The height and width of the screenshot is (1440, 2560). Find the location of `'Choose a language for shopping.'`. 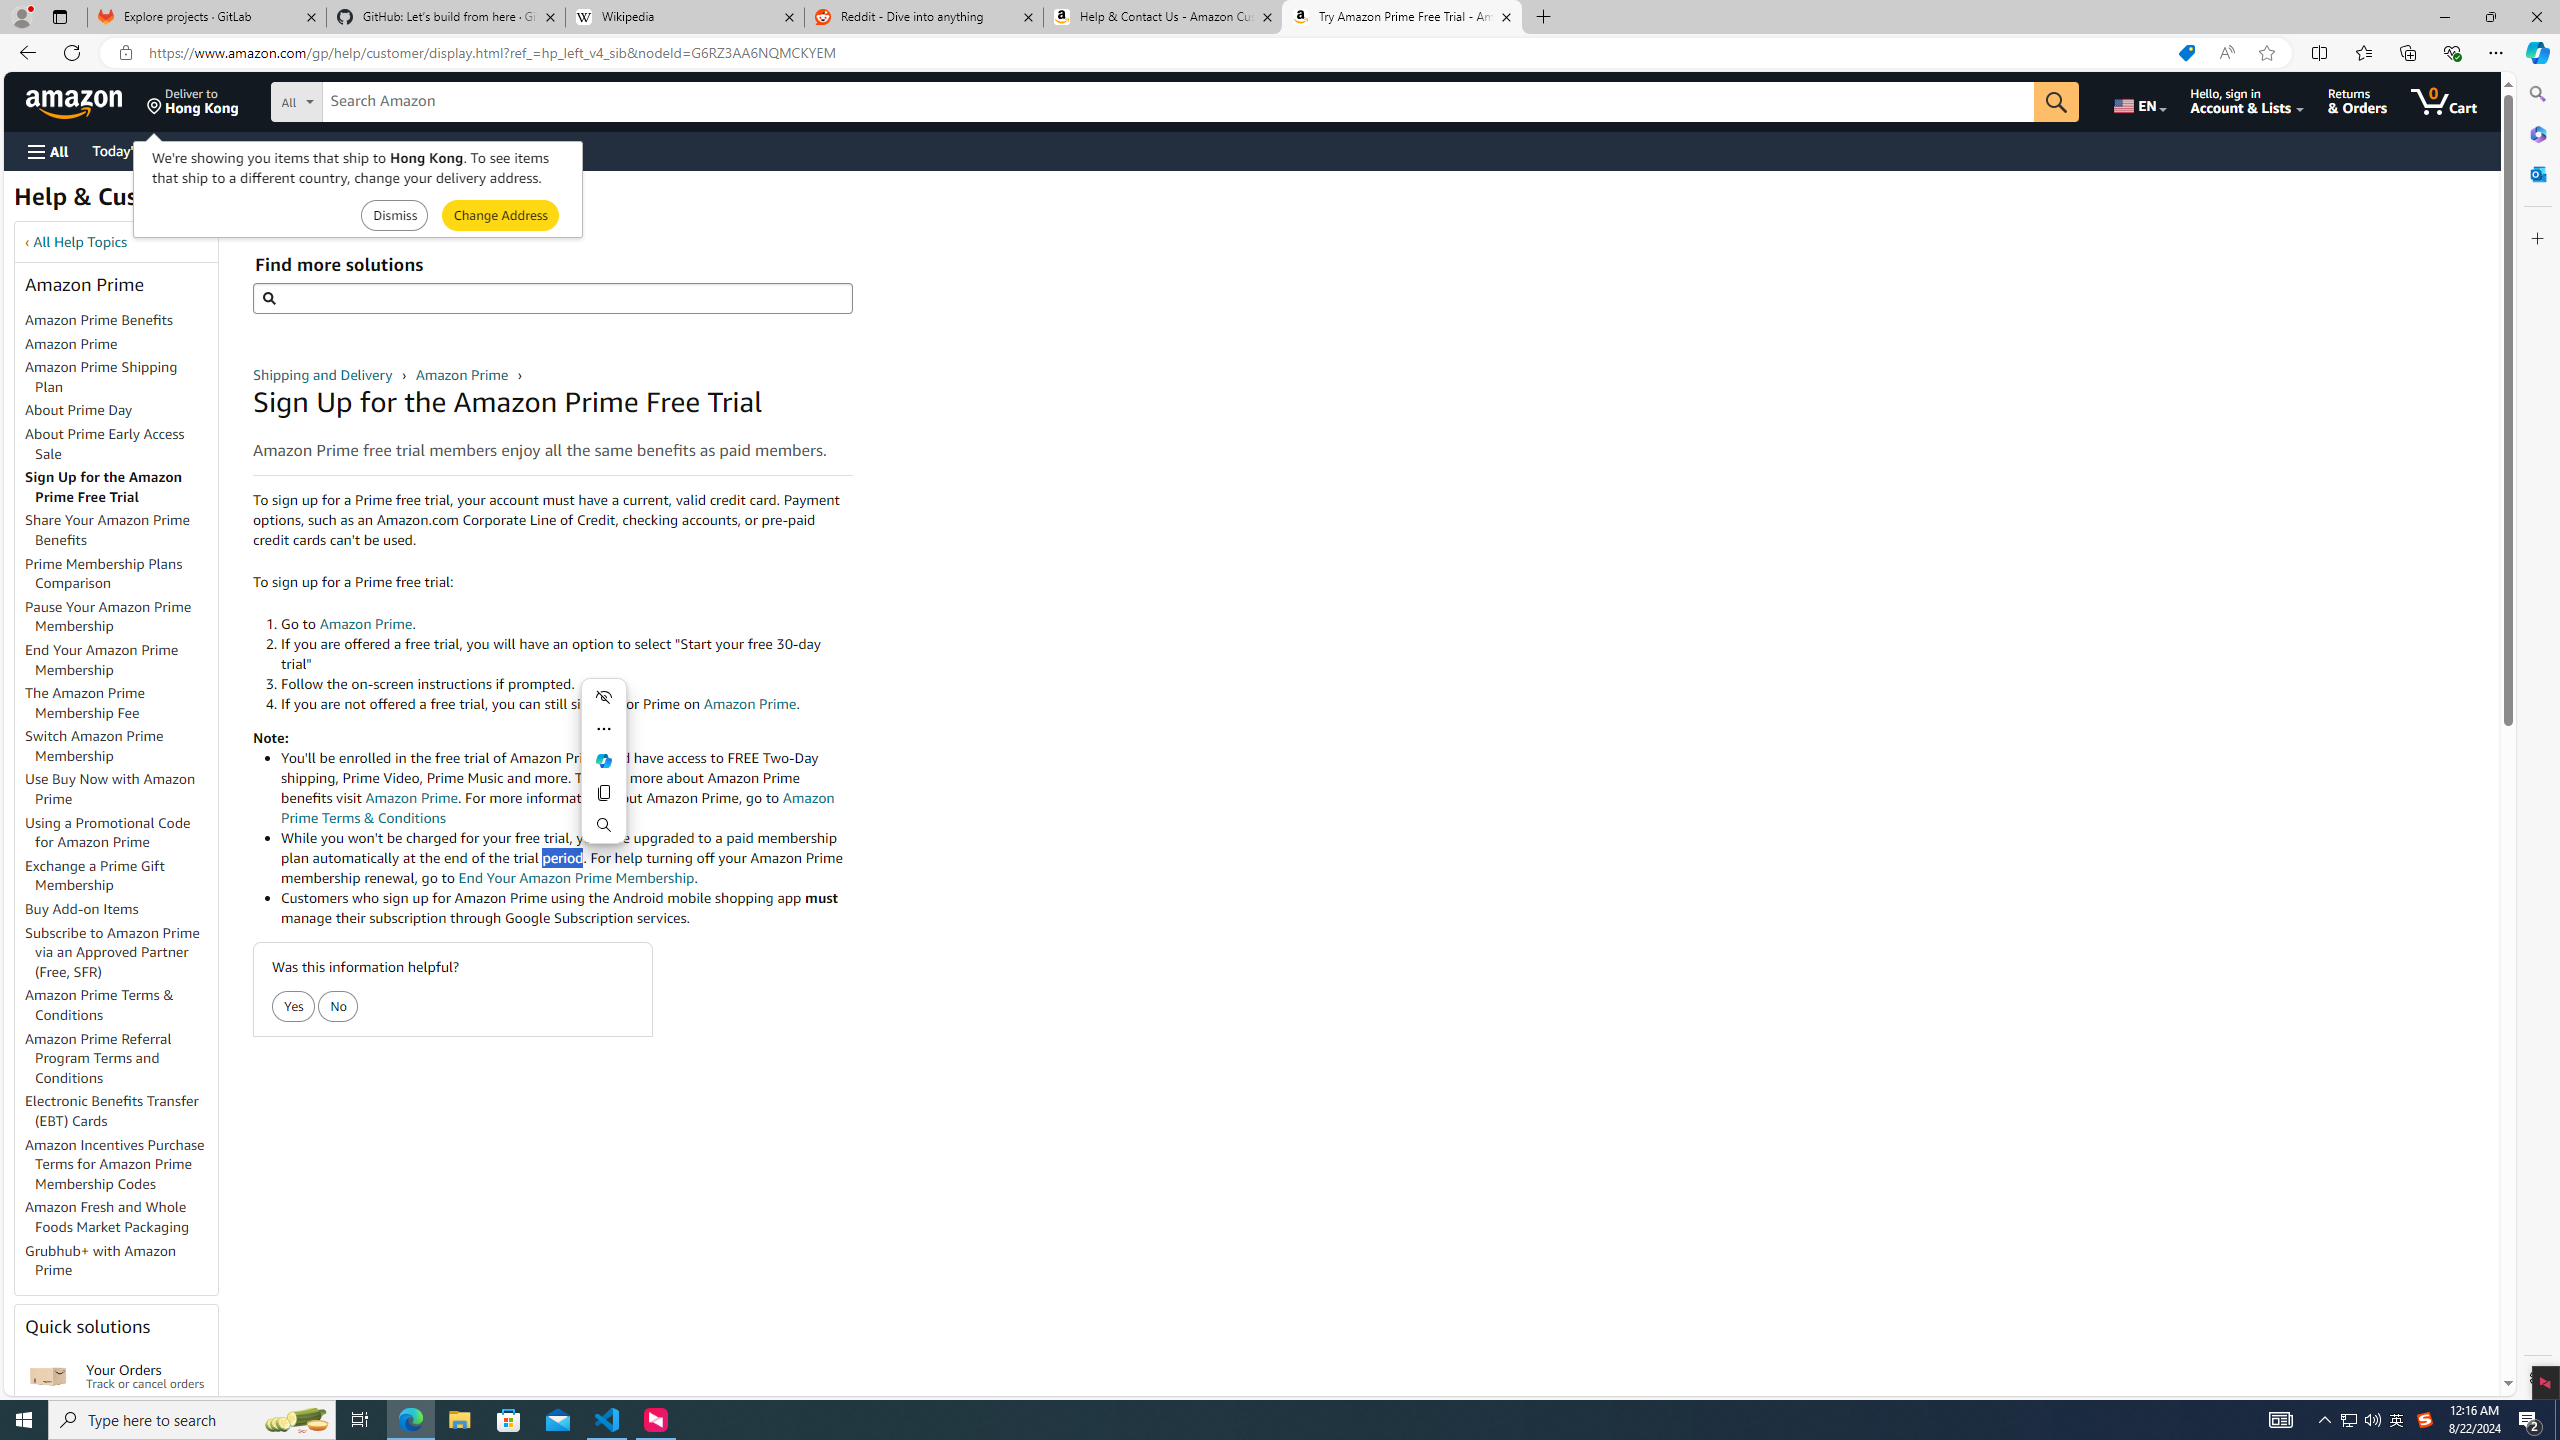

'Choose a language for shopping.' is located at coordinates (2137, 100).